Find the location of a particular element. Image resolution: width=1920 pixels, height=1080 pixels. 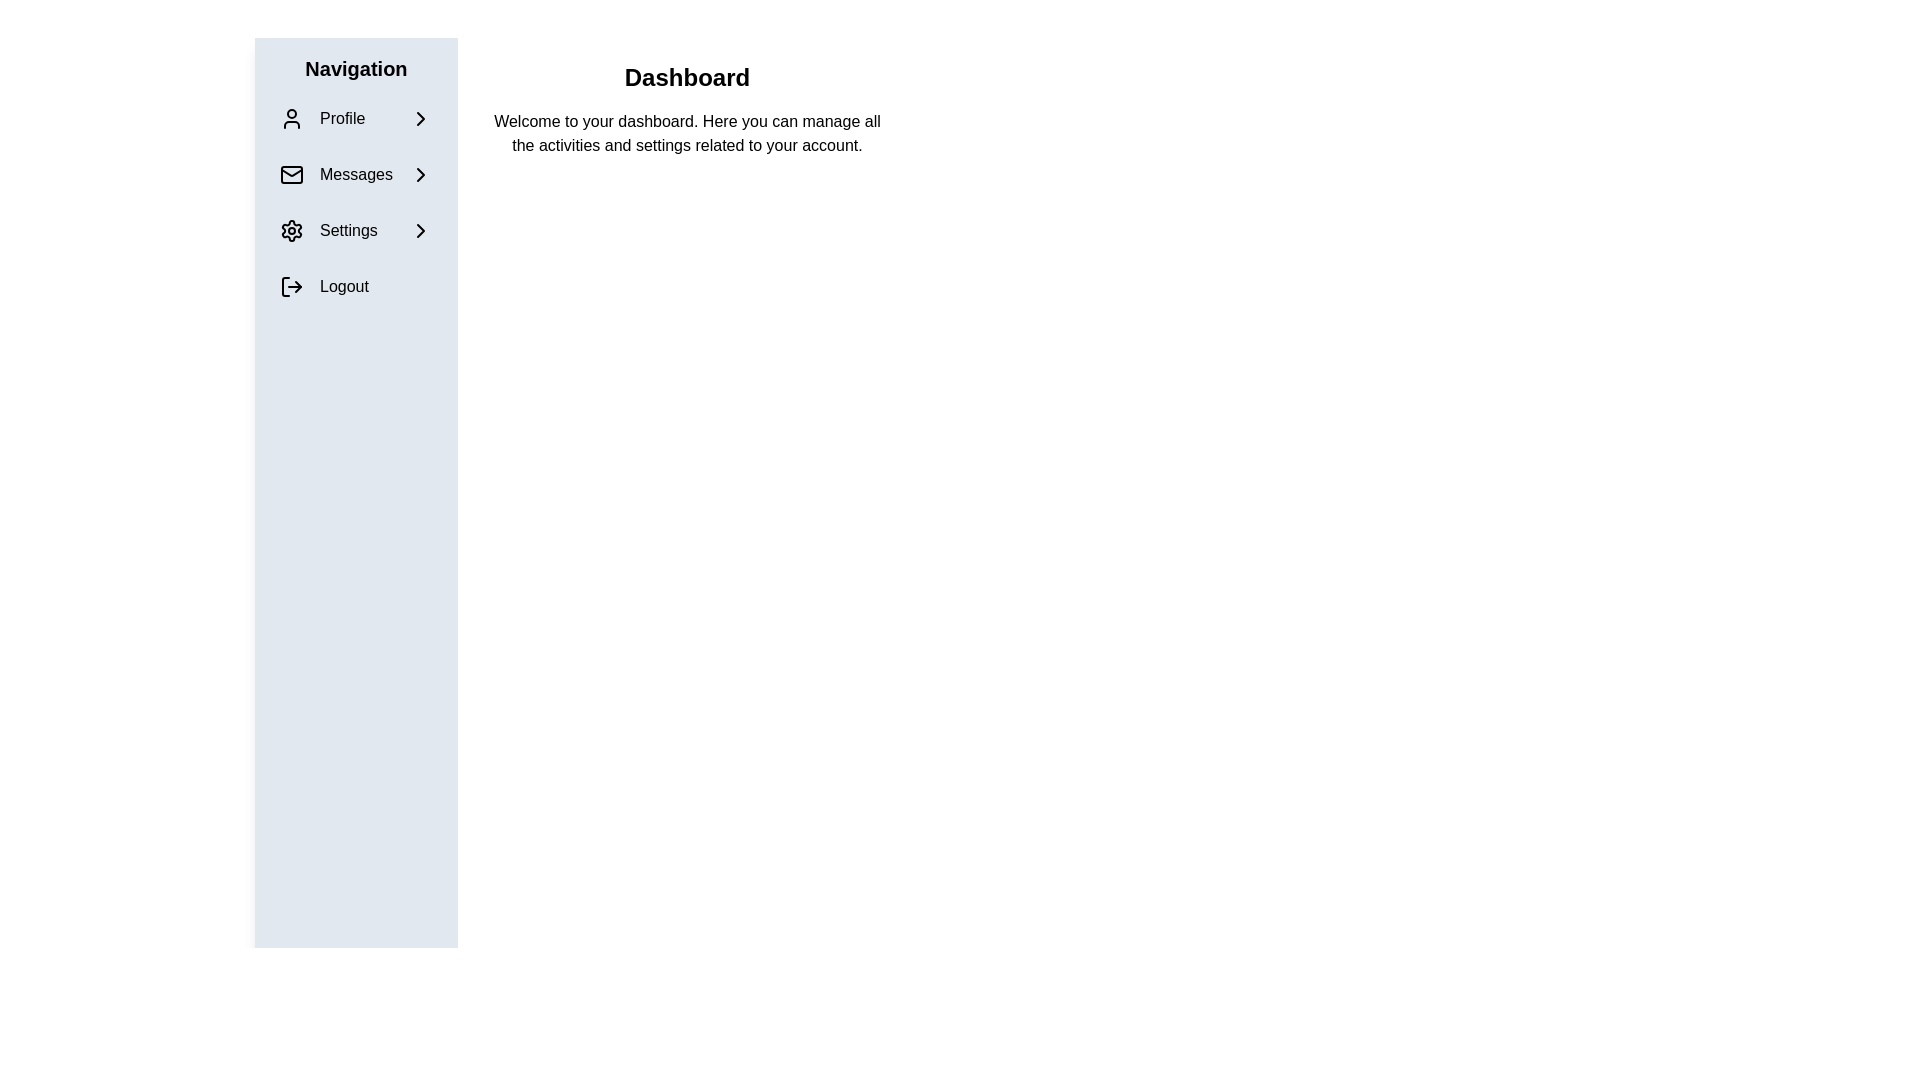

the right-facing chevron arrow icon located to the right of the 'Settings' label in the left-side navigation bar is located at coordinates (419, 230).